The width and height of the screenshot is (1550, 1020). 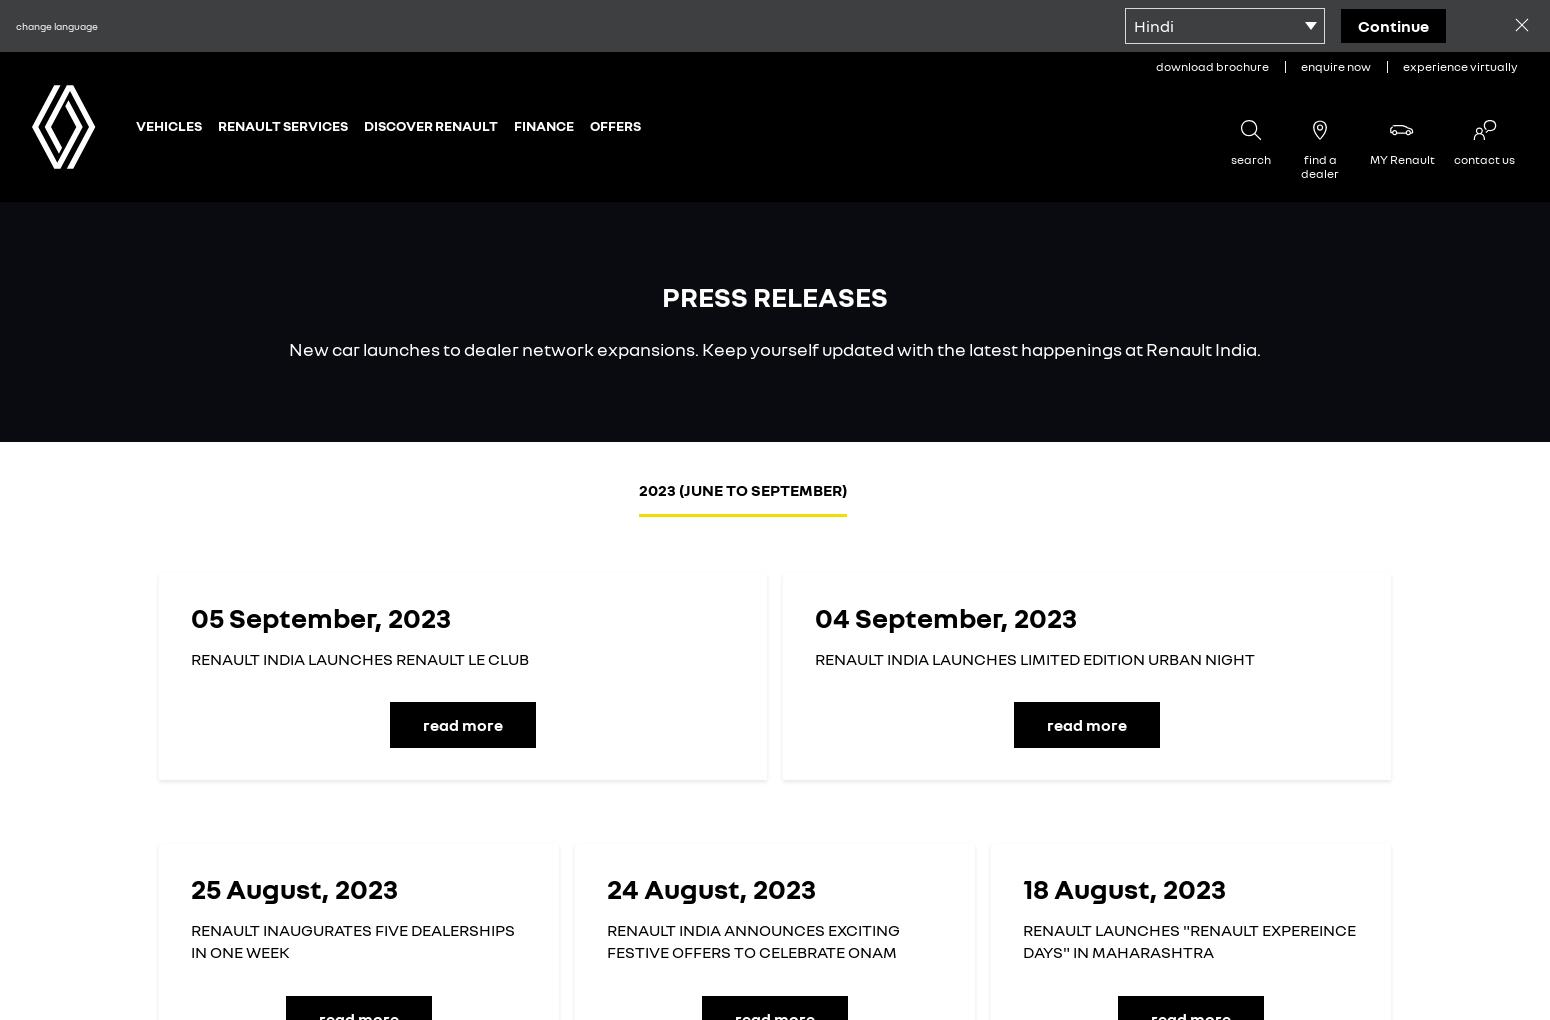 What do you see at coordinates (1393, 25) in the screenshot?
I see `'continue'` at bounding box center [1393, 25].